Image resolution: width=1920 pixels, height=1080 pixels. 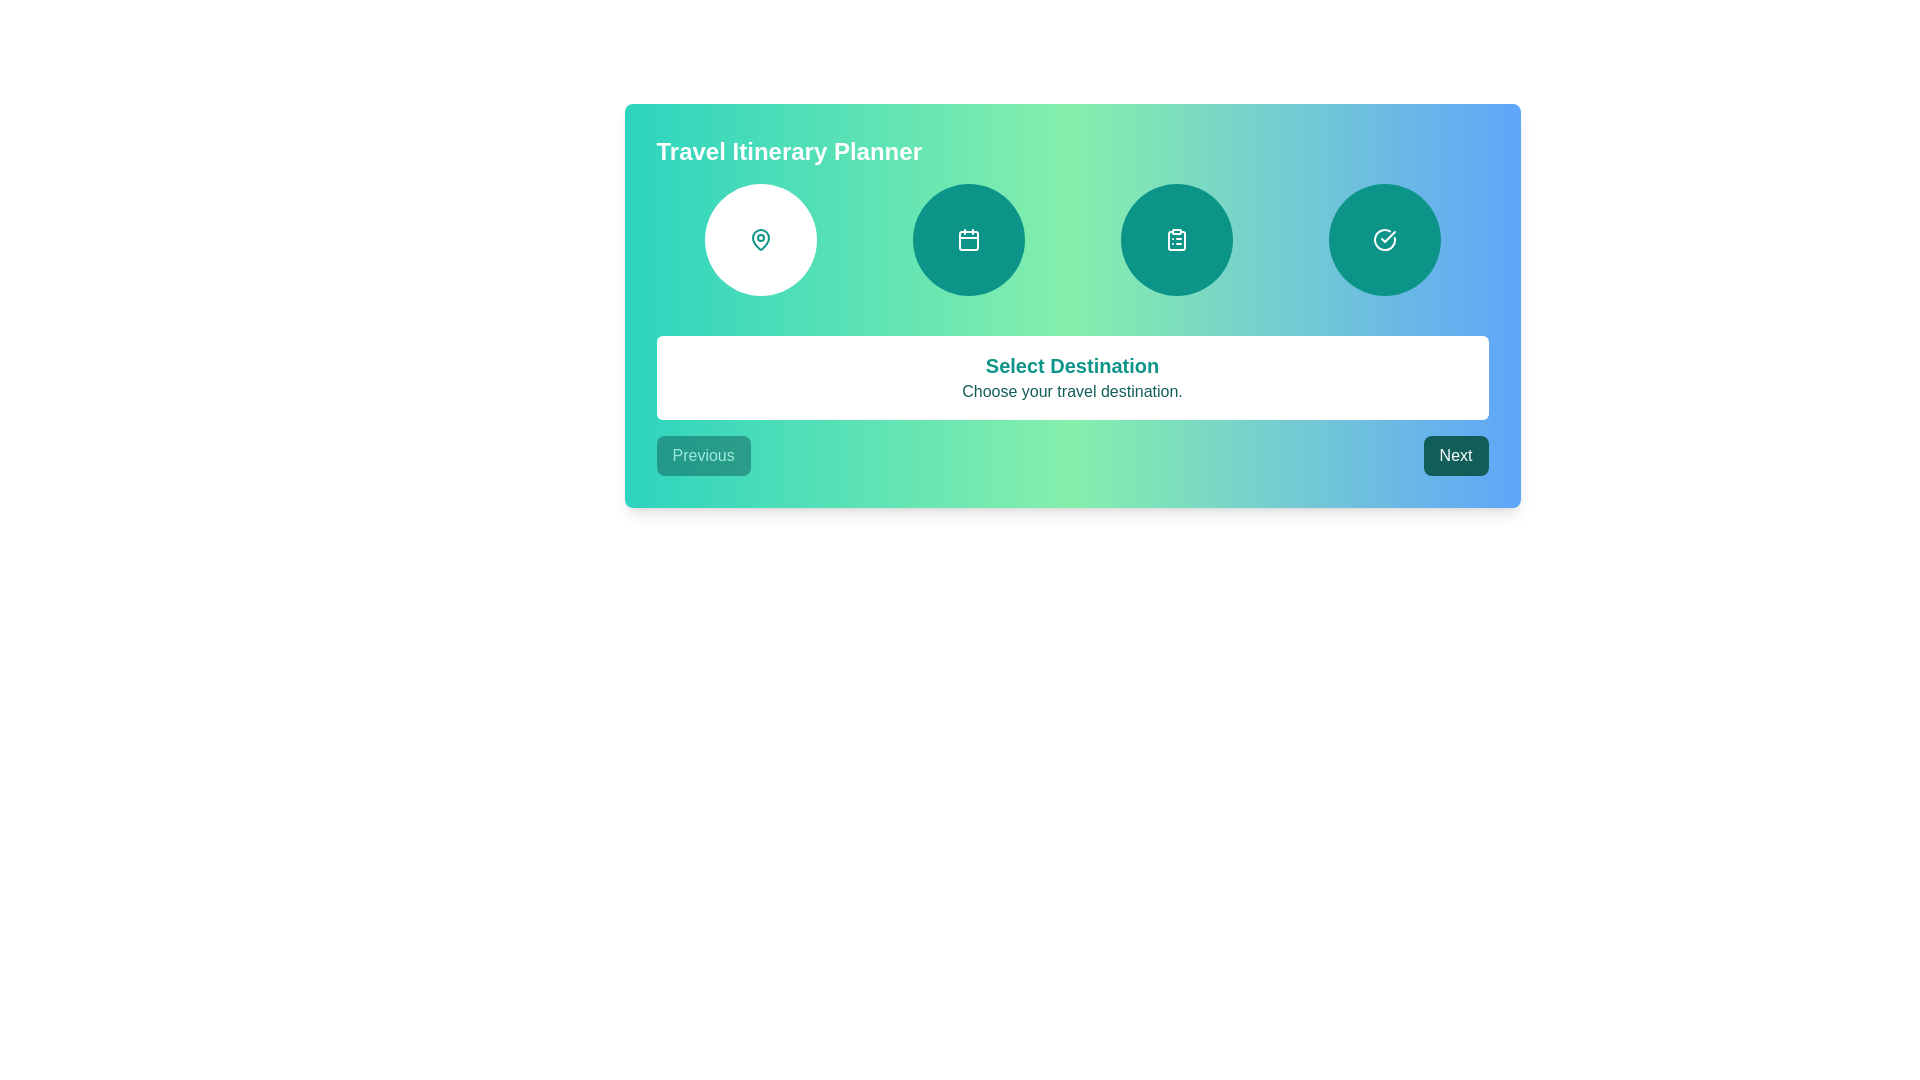 What do you see at coordinates (968, 239) in the screenshot?
I see `the inner part of the calendar icon, which is a small, rounded rectangle shape located centrally within the second circular icon in the horizontal list of three icons near the top of the layout` at bounding box center [968, 239].